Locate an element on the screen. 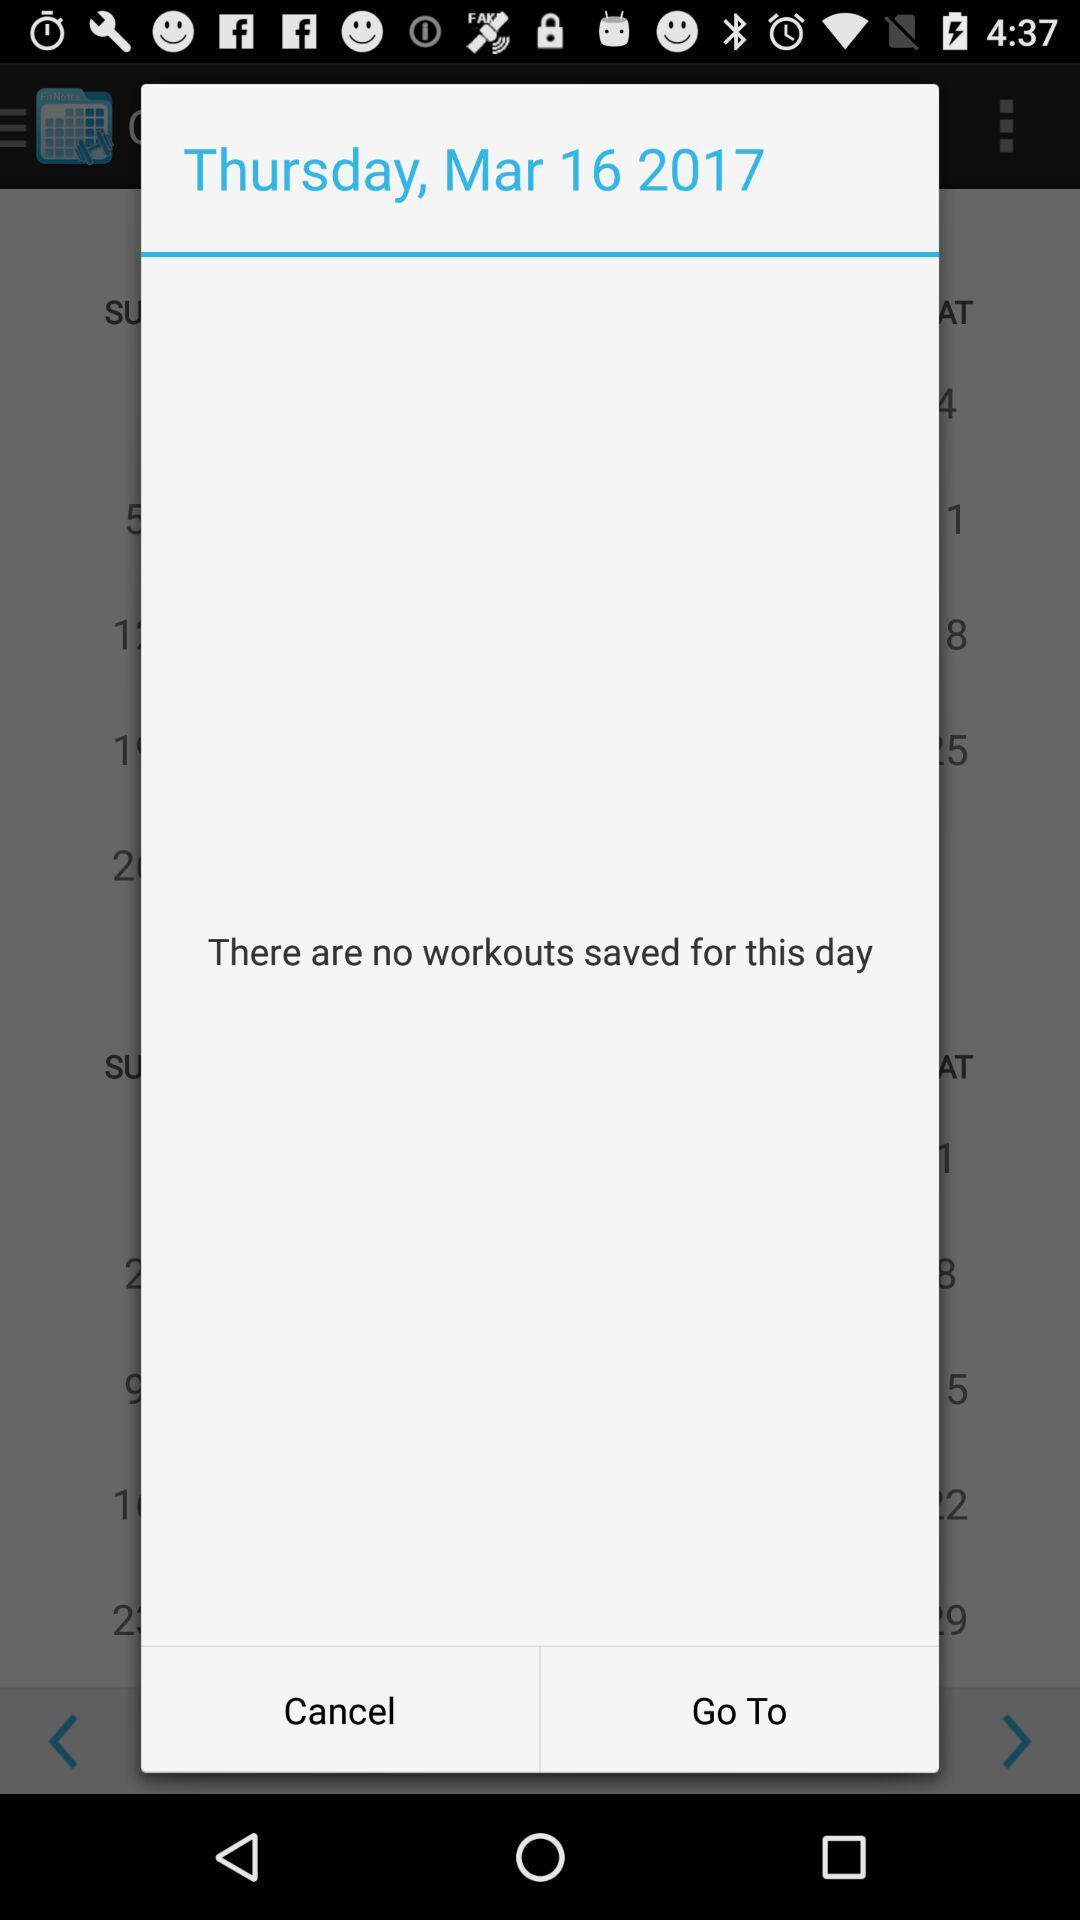 The width and height of the screenshot is (1080, 1920). go to at the bottom right corner is located at coordinates (739, 1708).